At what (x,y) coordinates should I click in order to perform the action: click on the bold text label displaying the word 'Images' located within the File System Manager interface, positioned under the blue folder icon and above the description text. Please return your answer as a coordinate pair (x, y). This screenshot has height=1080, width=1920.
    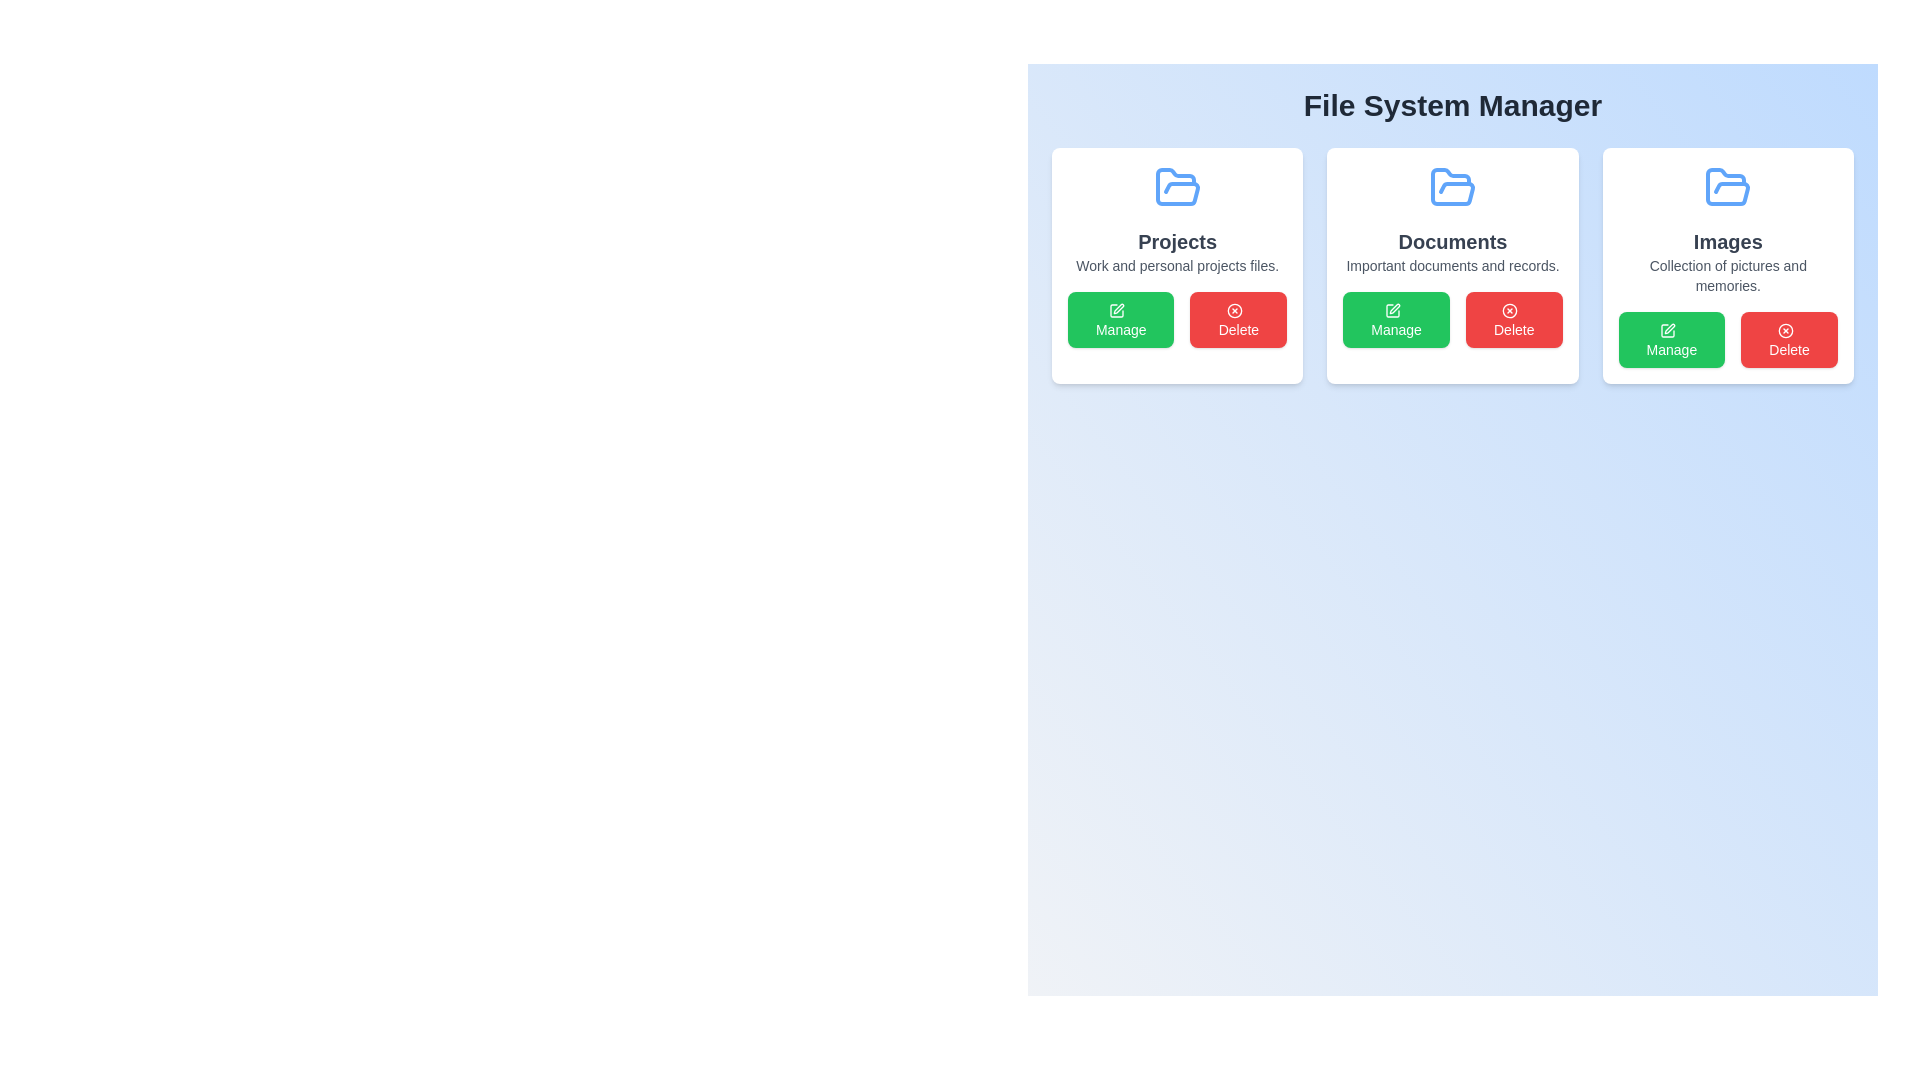
    Looking at the image, I should click on (1727, 241).